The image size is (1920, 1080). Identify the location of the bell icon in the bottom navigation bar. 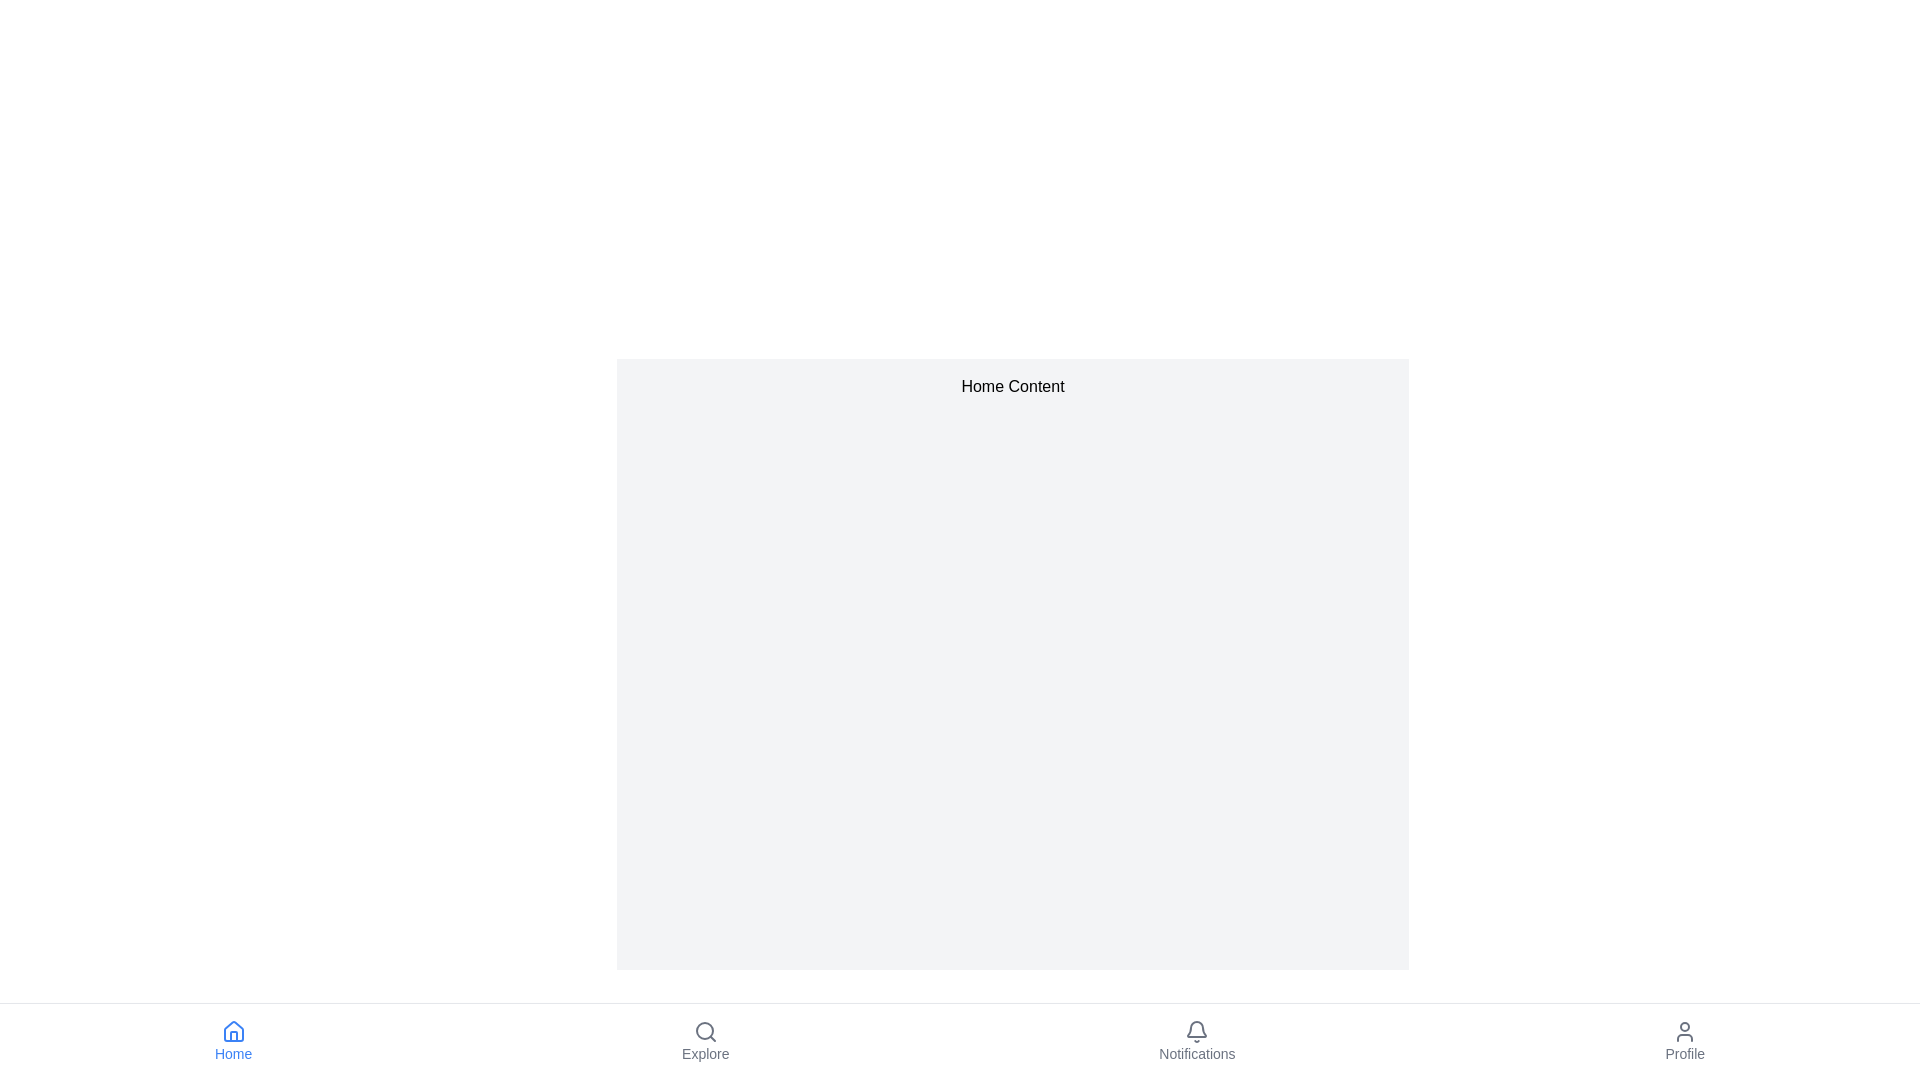
(1197, 1032).